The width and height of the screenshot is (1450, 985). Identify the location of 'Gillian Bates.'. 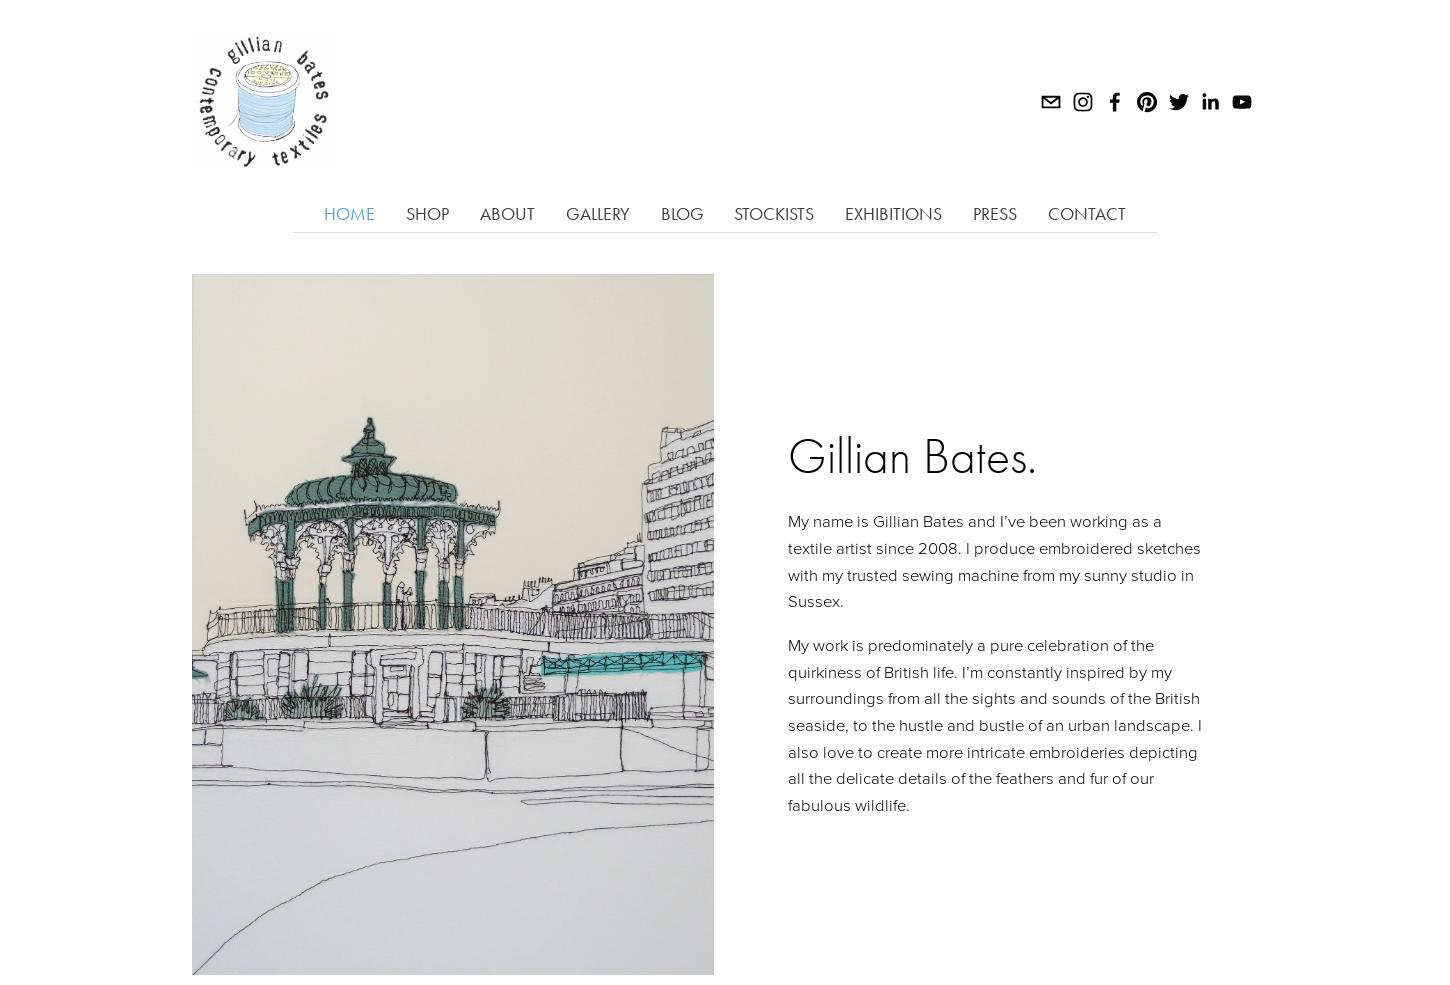
(910, 454).